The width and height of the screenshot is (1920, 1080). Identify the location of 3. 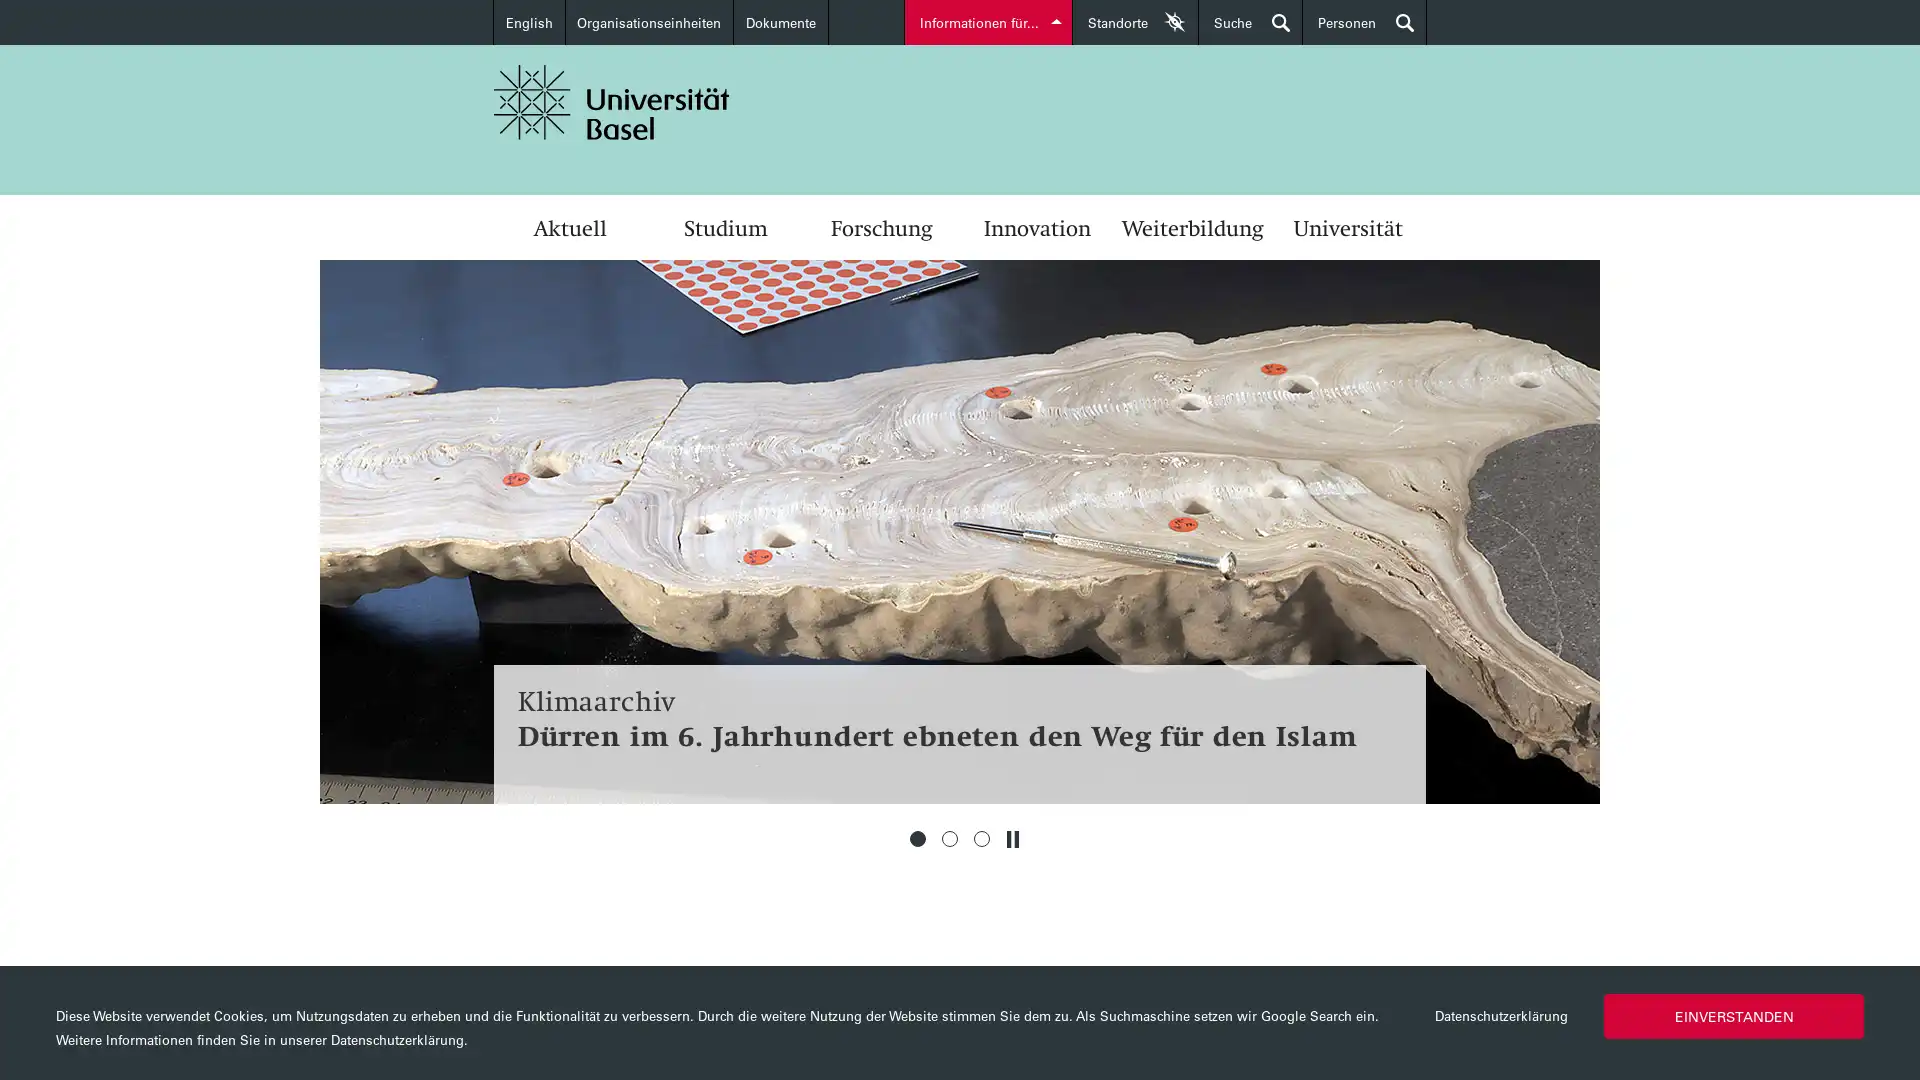
(980, 839).